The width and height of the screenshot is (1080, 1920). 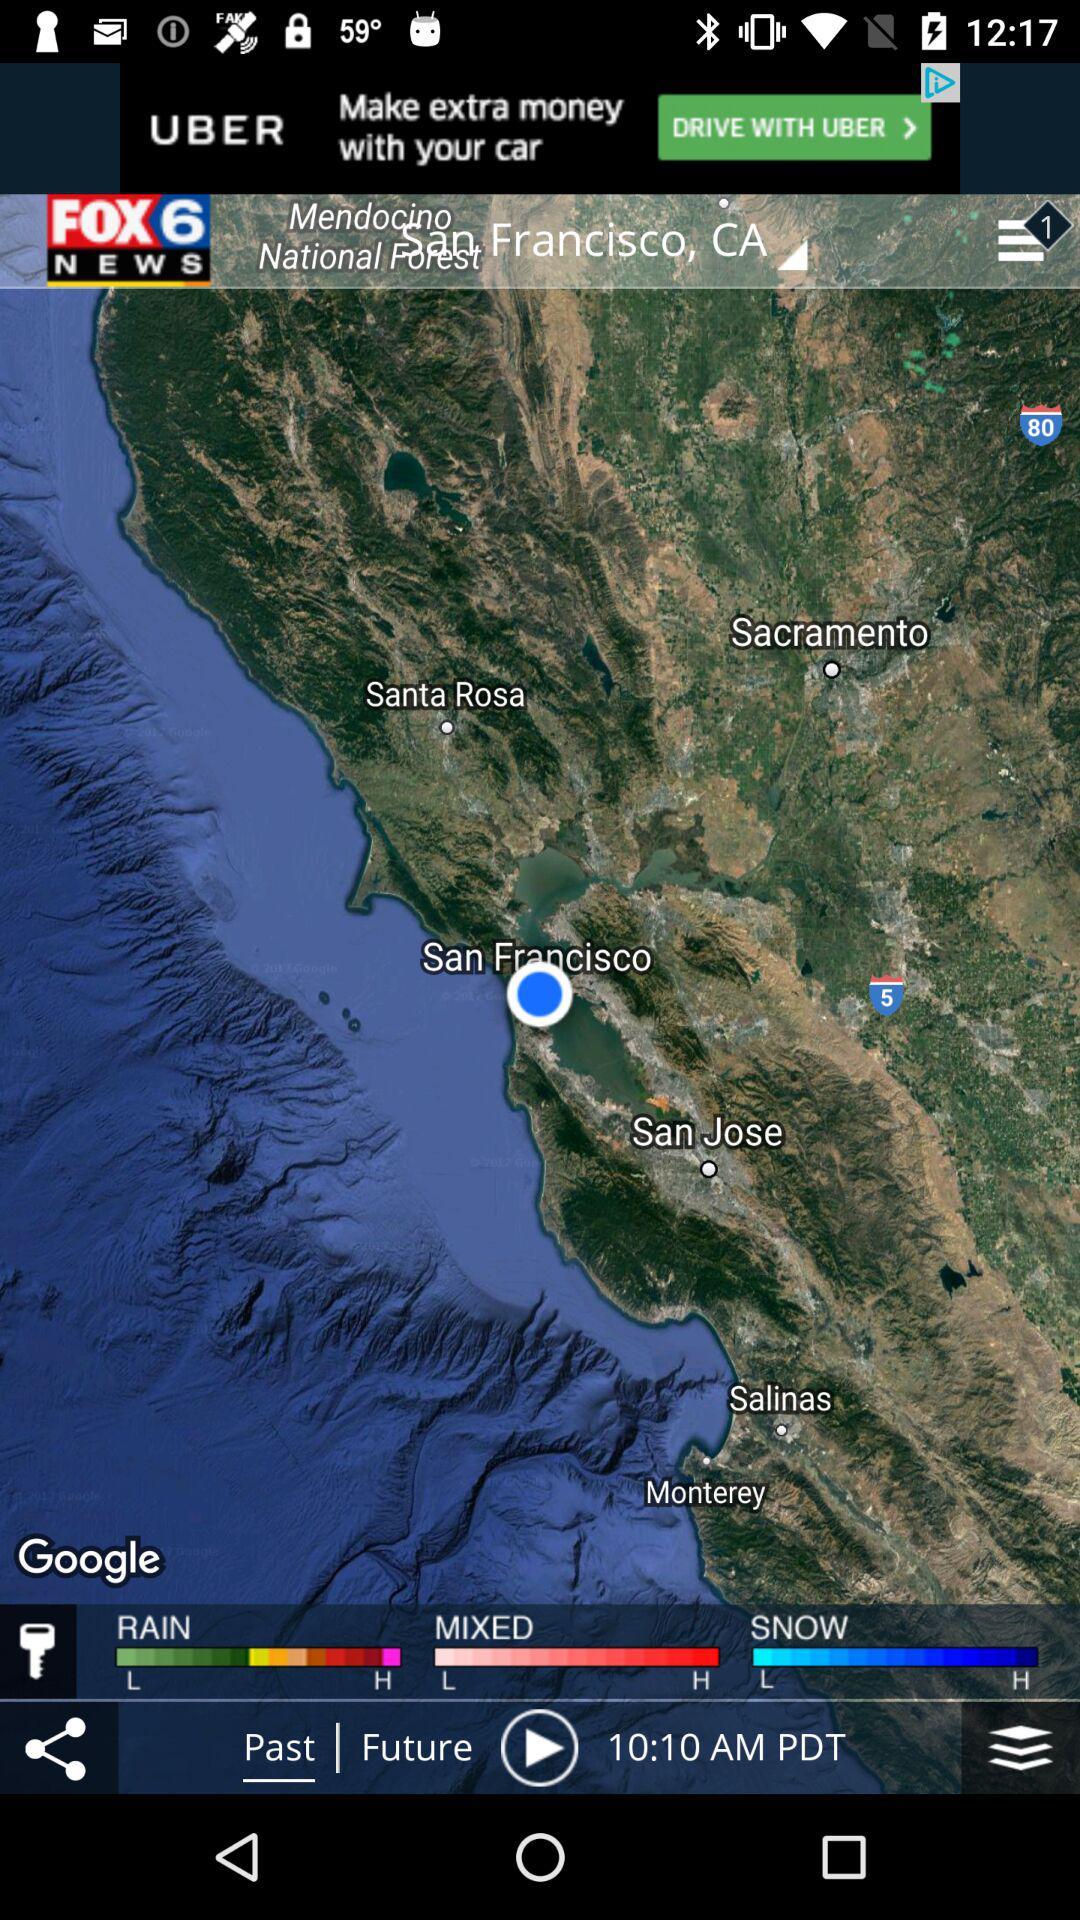 I want to click on icon next to the 10 10 am, so click(x=538, y=1746).